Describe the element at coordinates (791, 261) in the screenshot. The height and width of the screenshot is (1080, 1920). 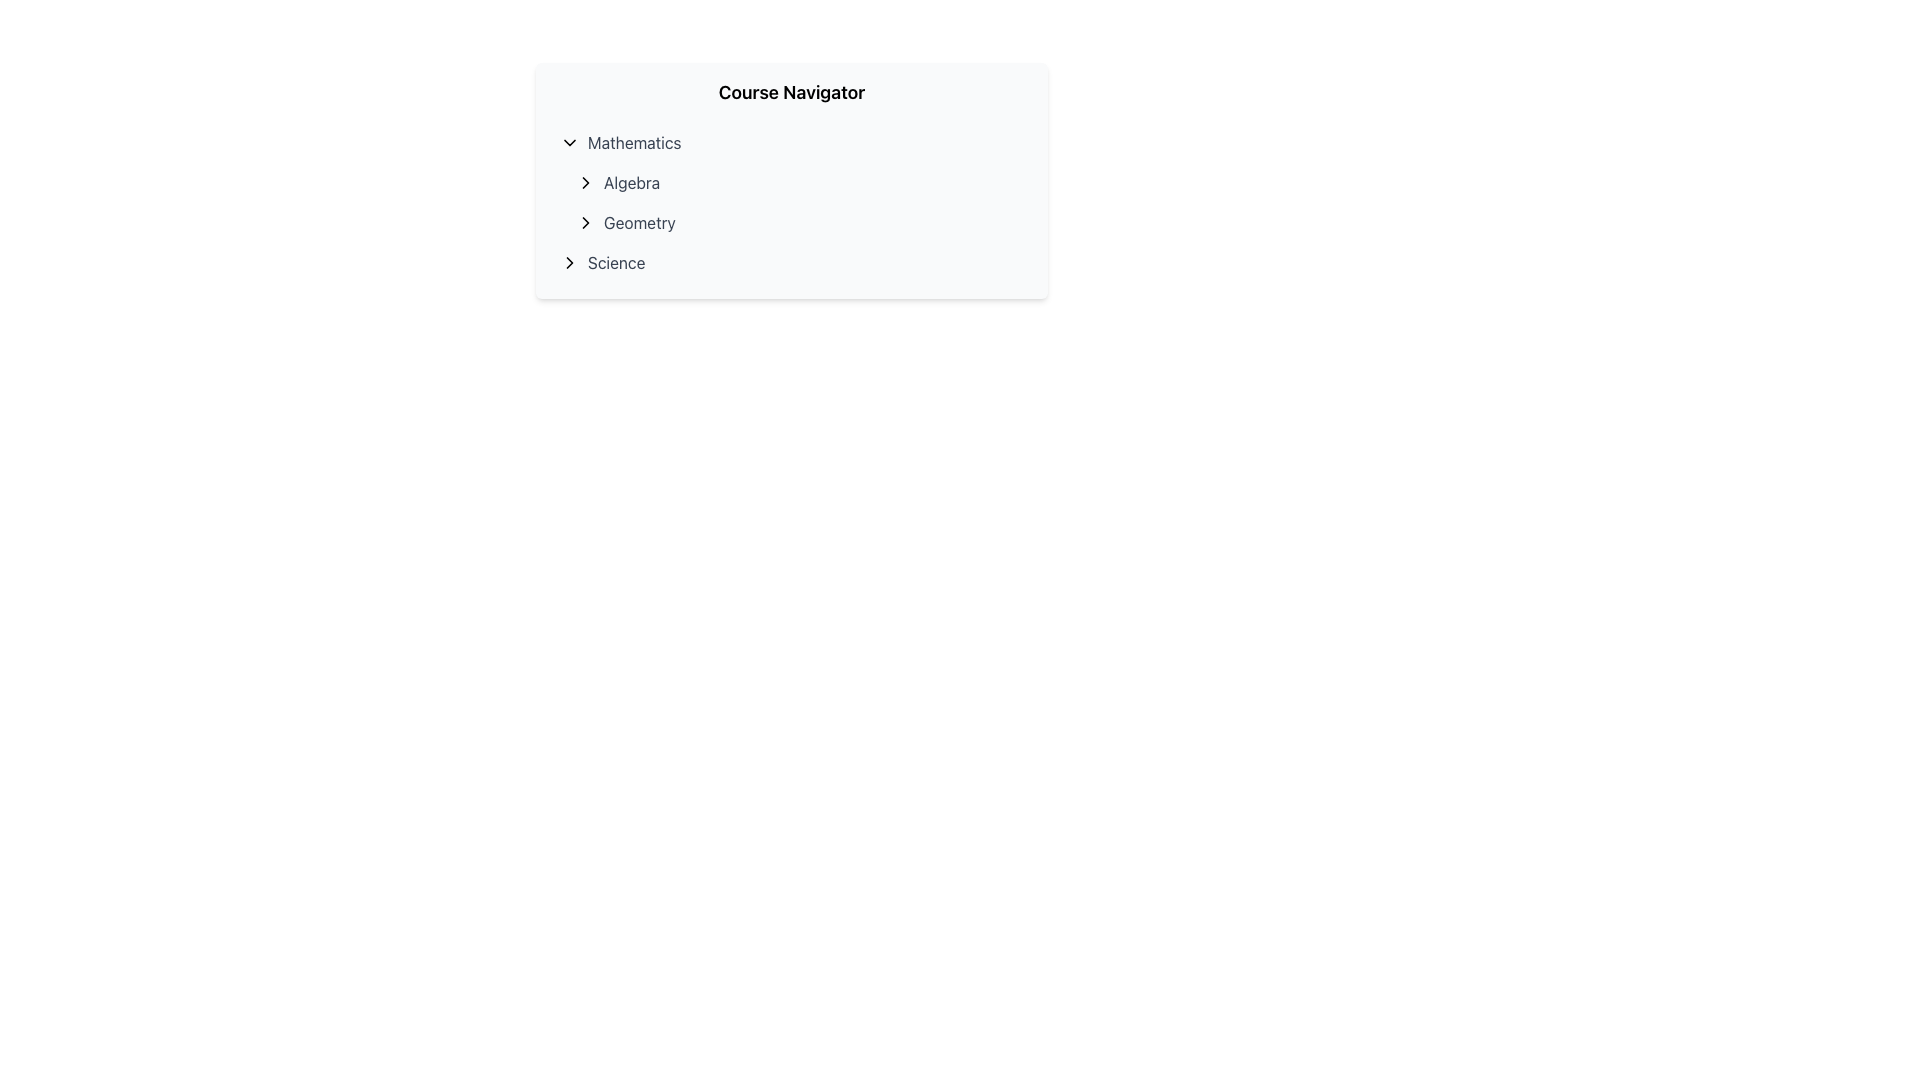
I see `the 'Science' menu item at the bottom of the 'Course Navigator' list` at that location.